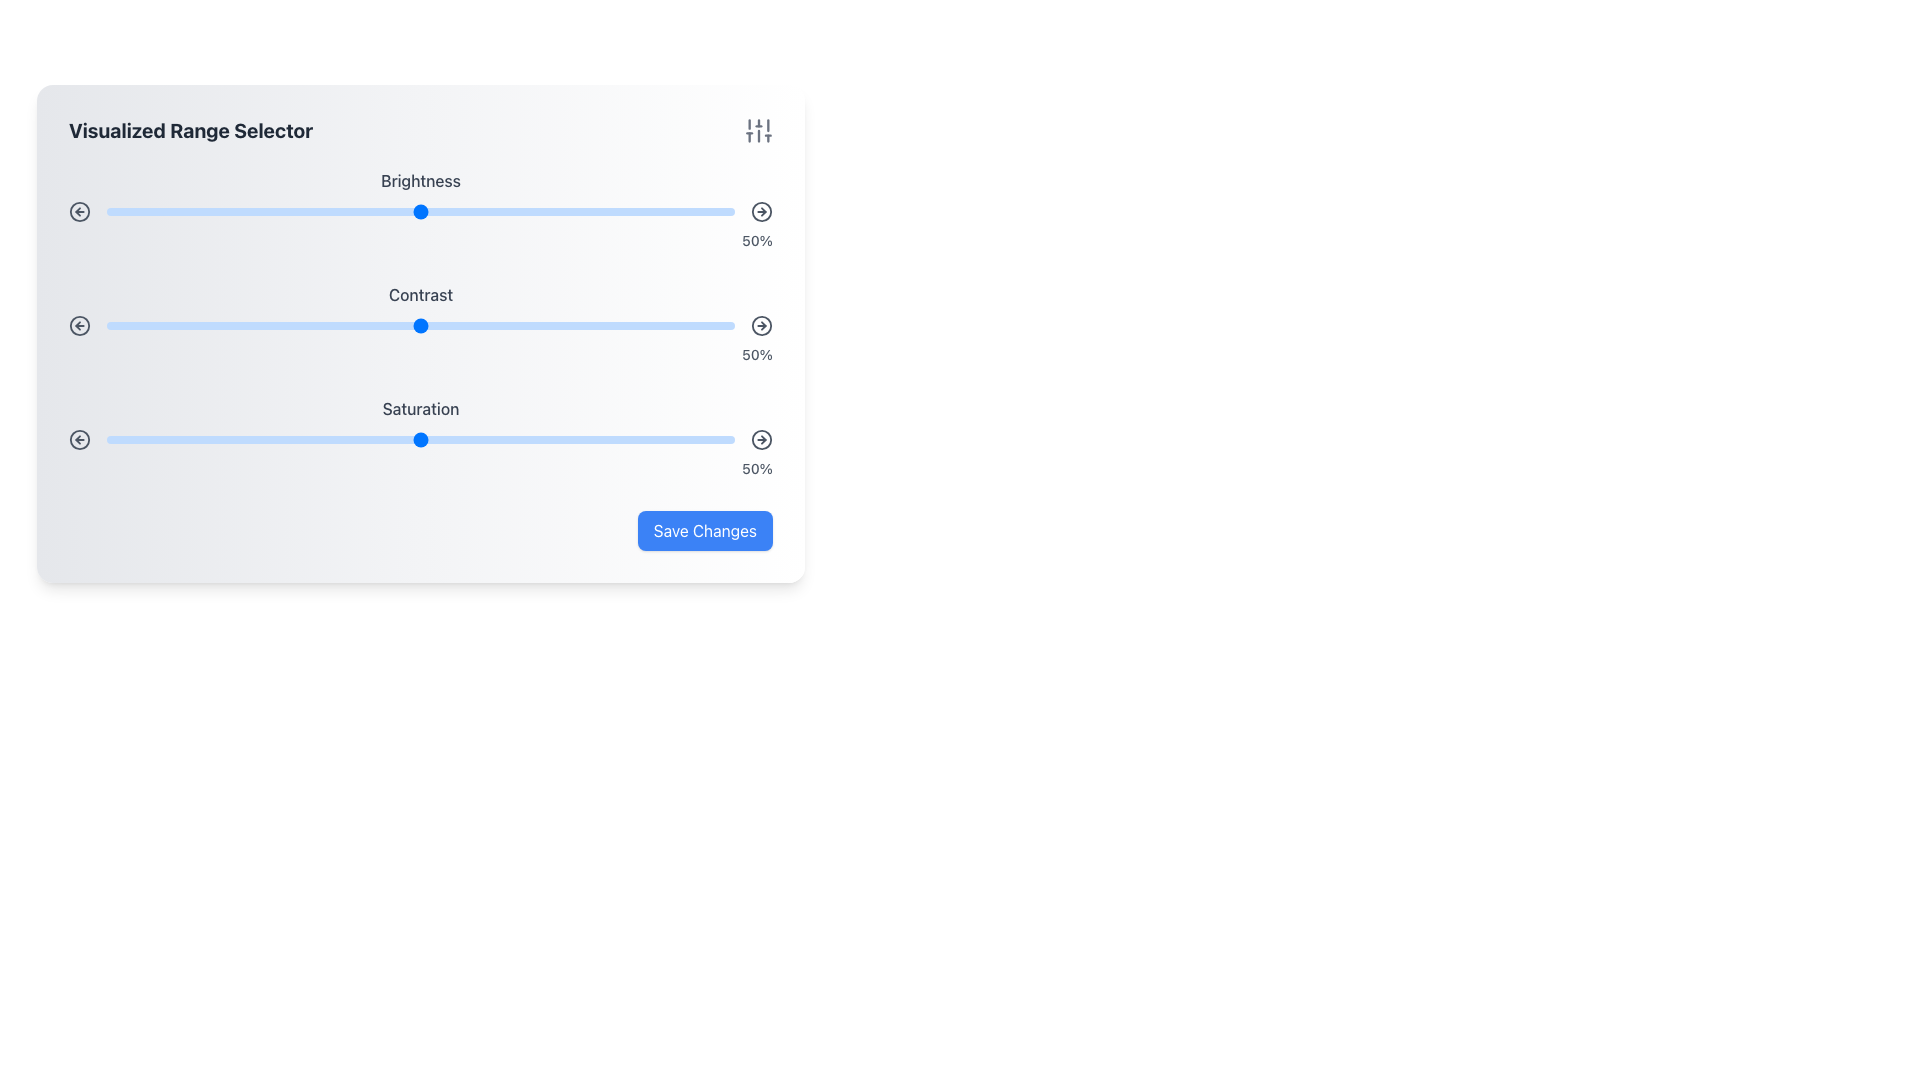 The image size is (1920, 1080). What do you see at coordinates (313, 325) in the screenshot?
I see `contrast` at bounding box center [313, 325].